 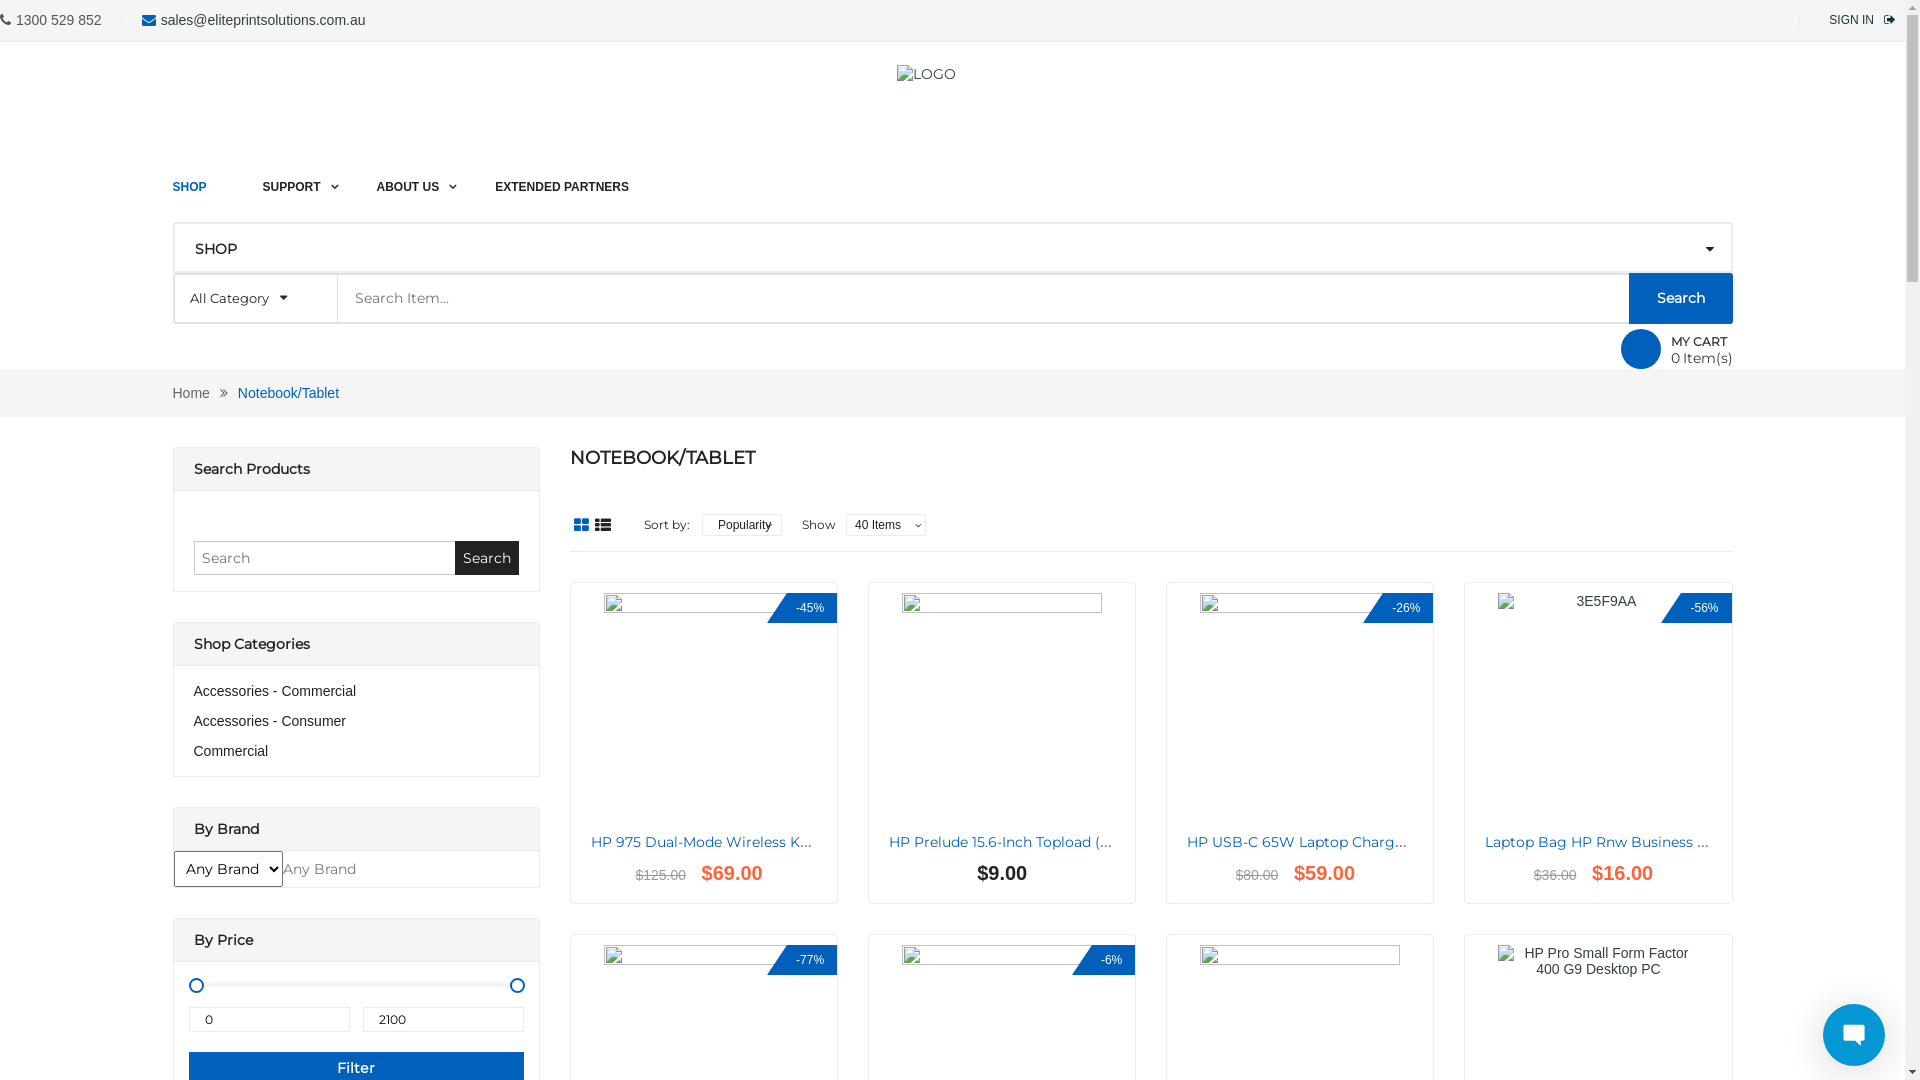 I want to click on 'Accessories - Consumer', so click(x=269, y=721).